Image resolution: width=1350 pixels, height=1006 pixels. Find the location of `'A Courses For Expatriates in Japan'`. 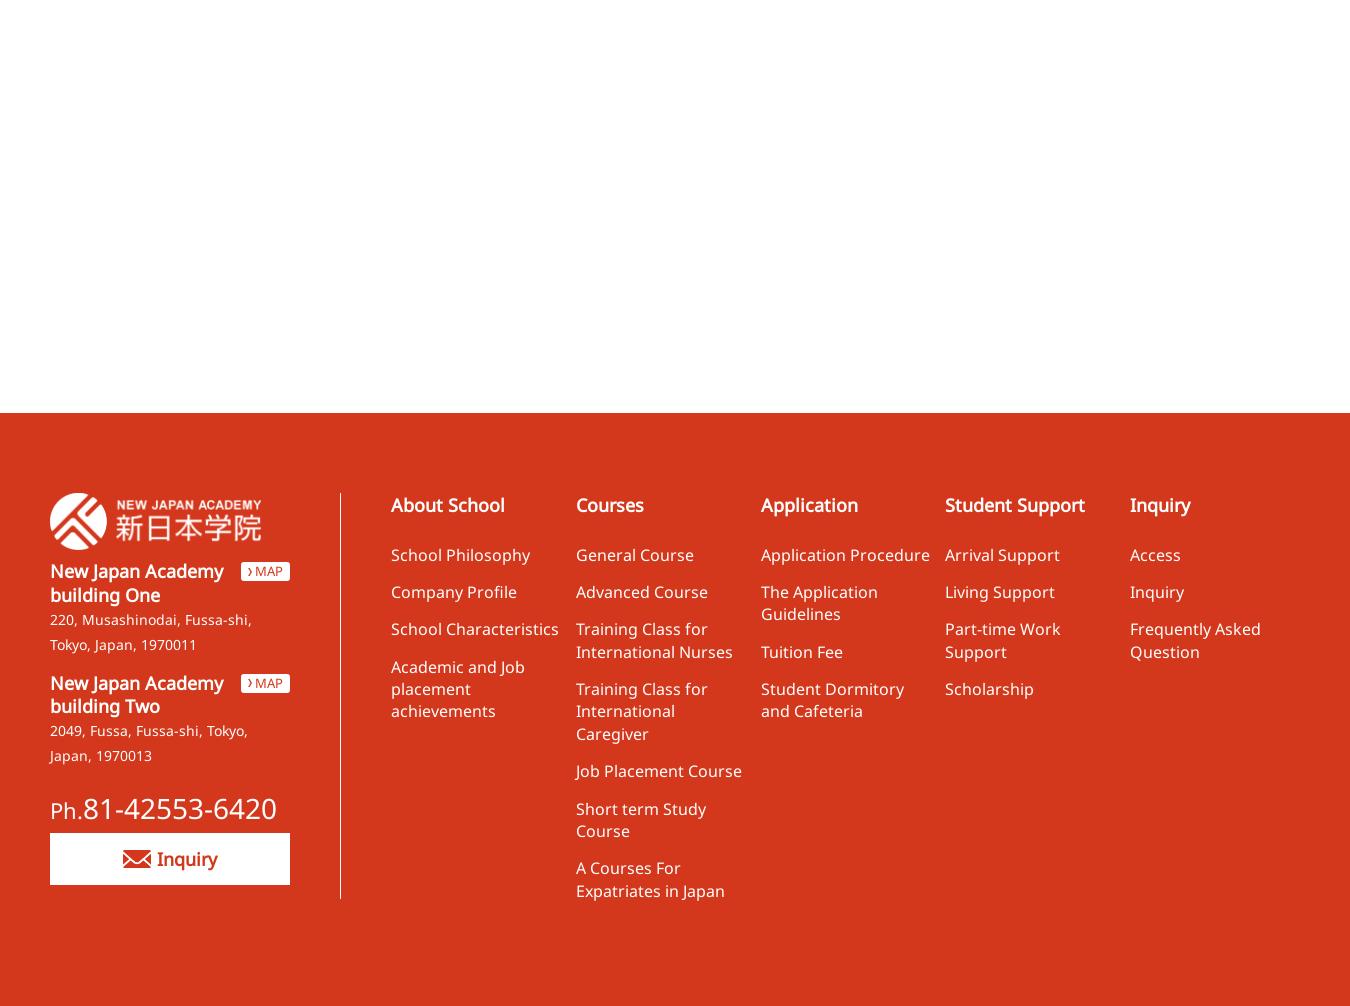

'A Courses For Expatriates in Japan' is located at coordinates (649, 878).